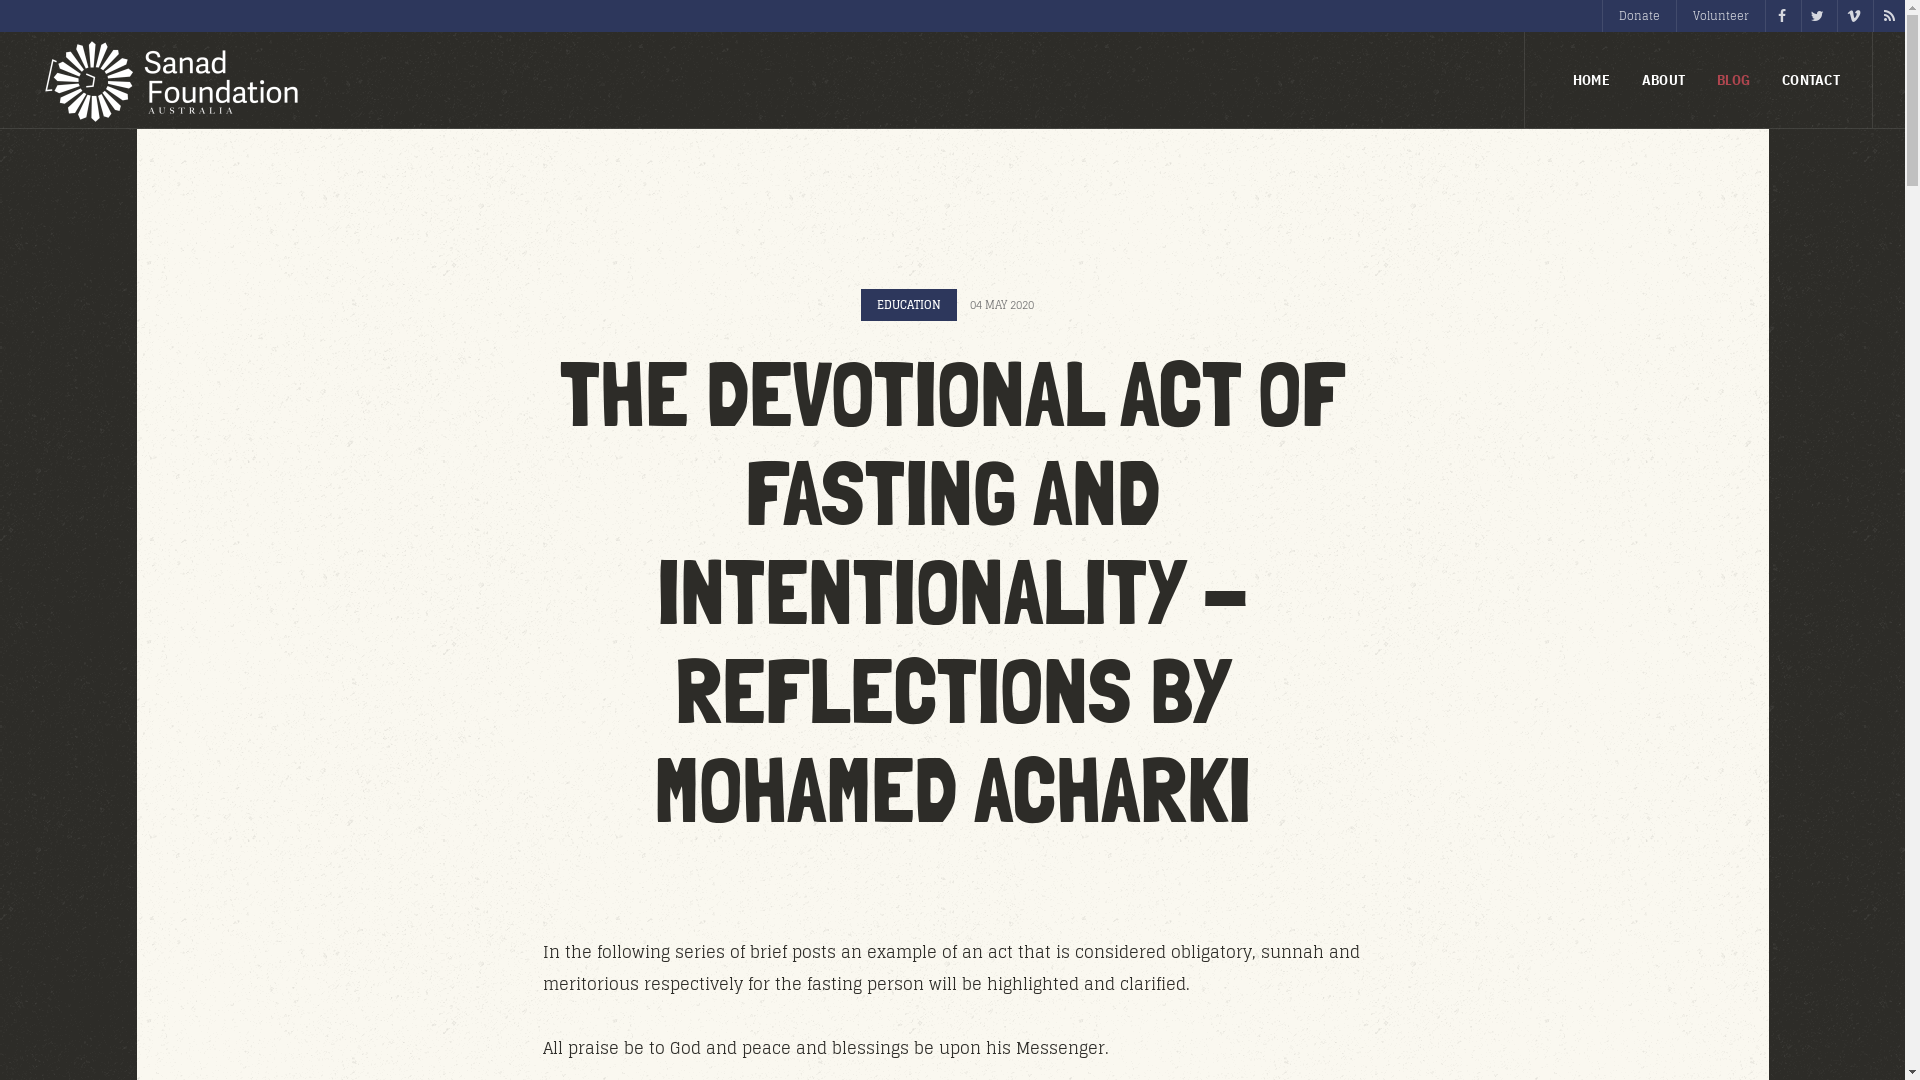 This screenshot has width=1920, height=1080. Describe the element at coordinates (1780, 15) in the screenshot. I see `'facebook'` at that location.